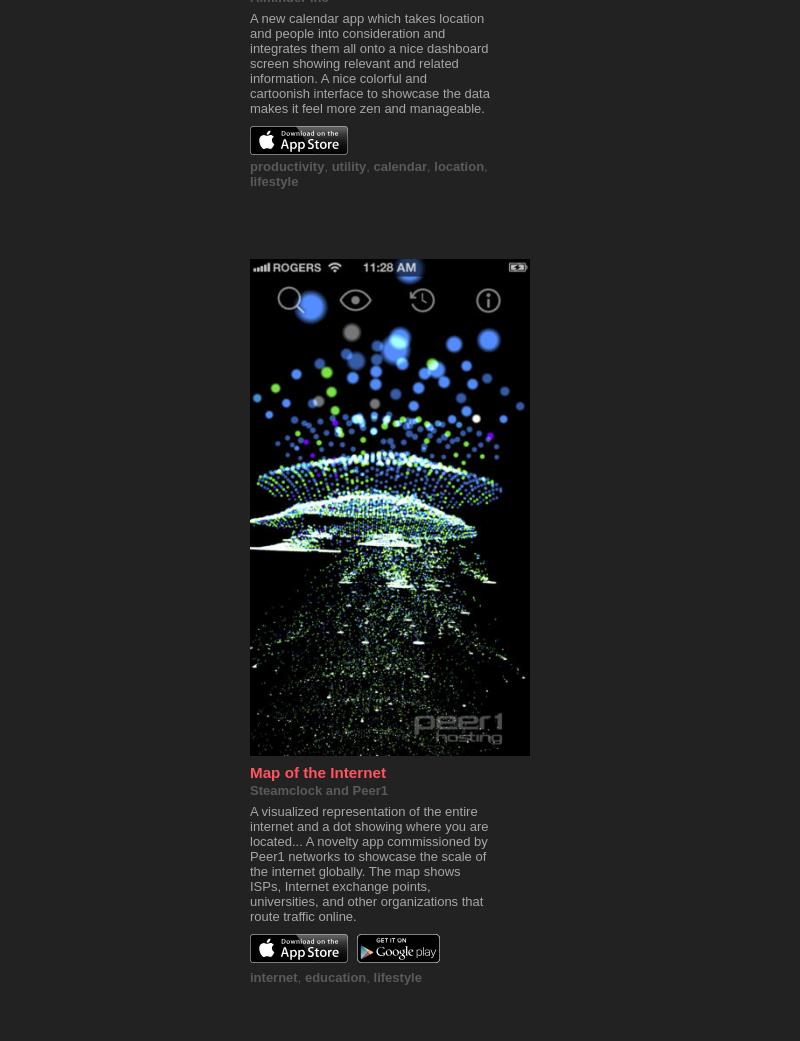  I want to click on 'calendar', so click(400, 166).